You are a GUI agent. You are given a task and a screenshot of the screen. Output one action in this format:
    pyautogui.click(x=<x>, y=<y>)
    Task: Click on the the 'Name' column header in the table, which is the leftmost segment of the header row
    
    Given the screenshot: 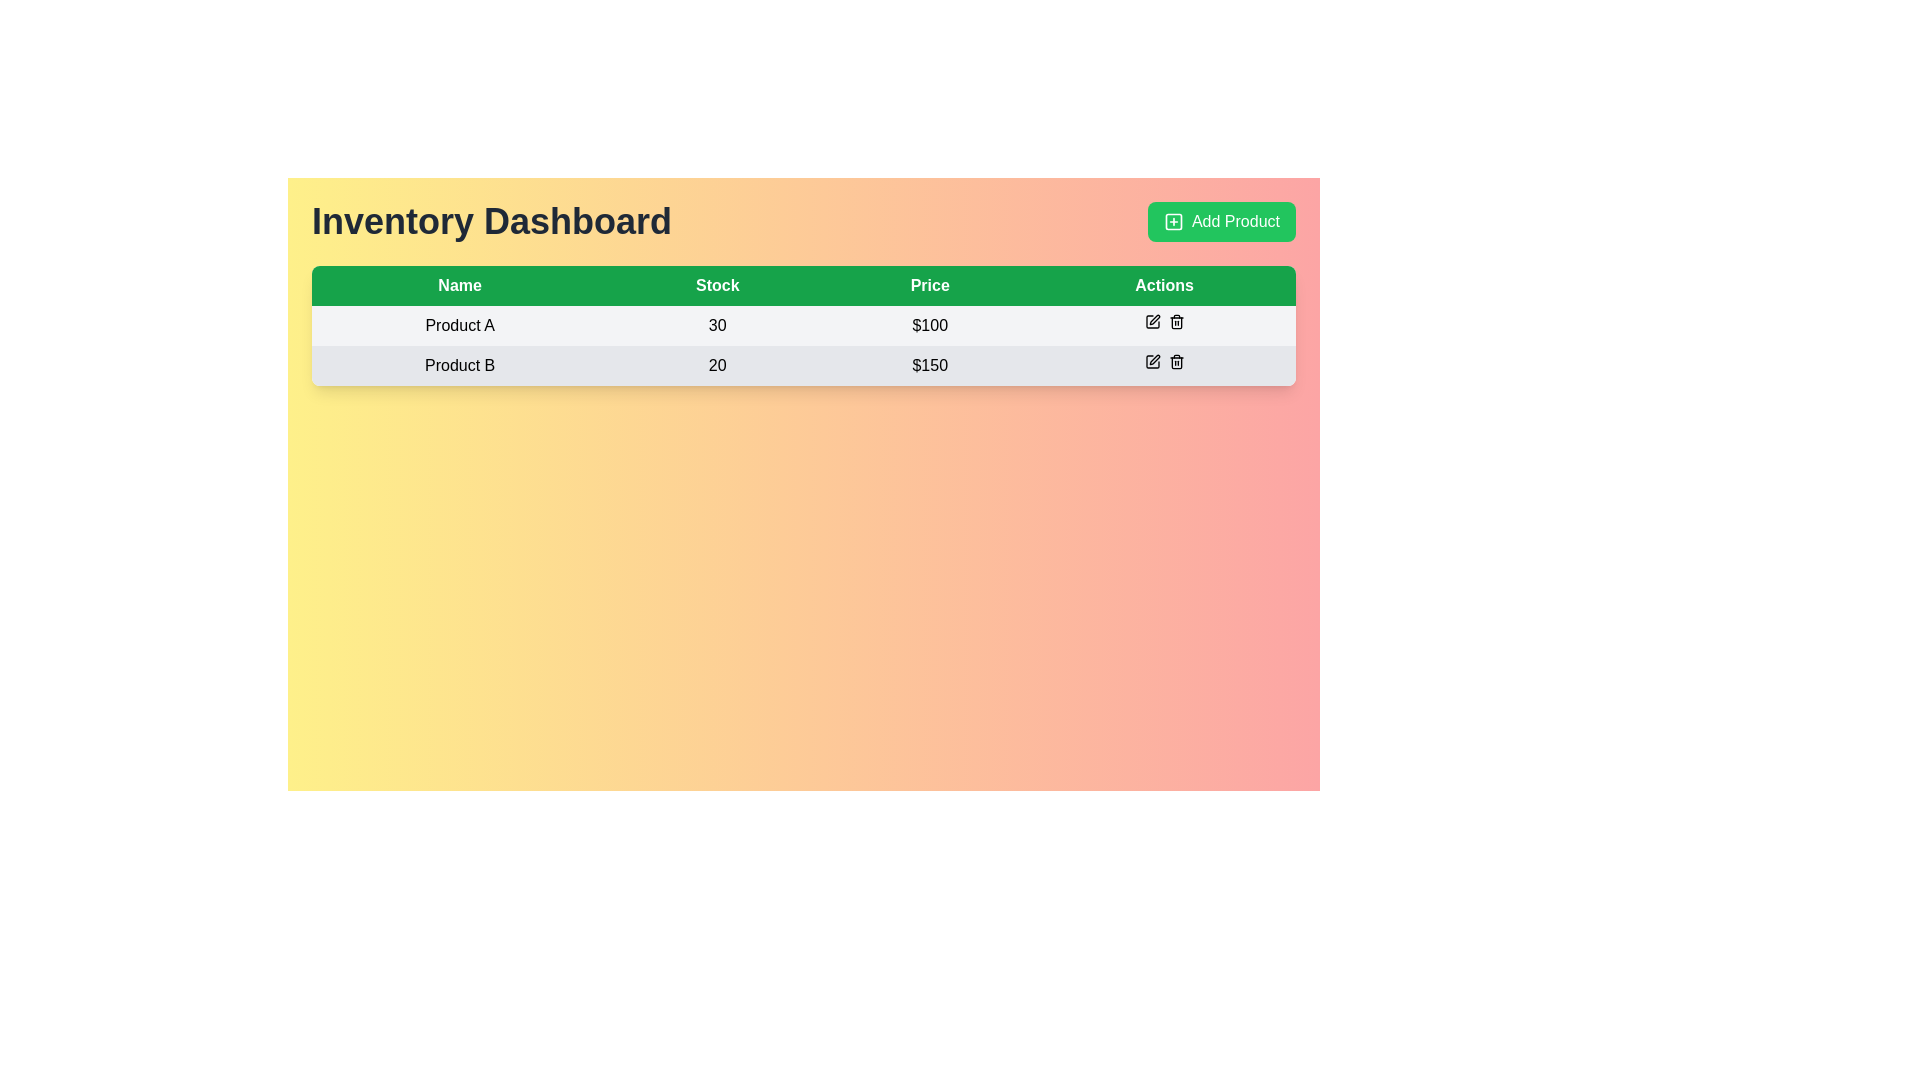 What is the action you would take?
    pyautogui.click(x=459, y=285)
    